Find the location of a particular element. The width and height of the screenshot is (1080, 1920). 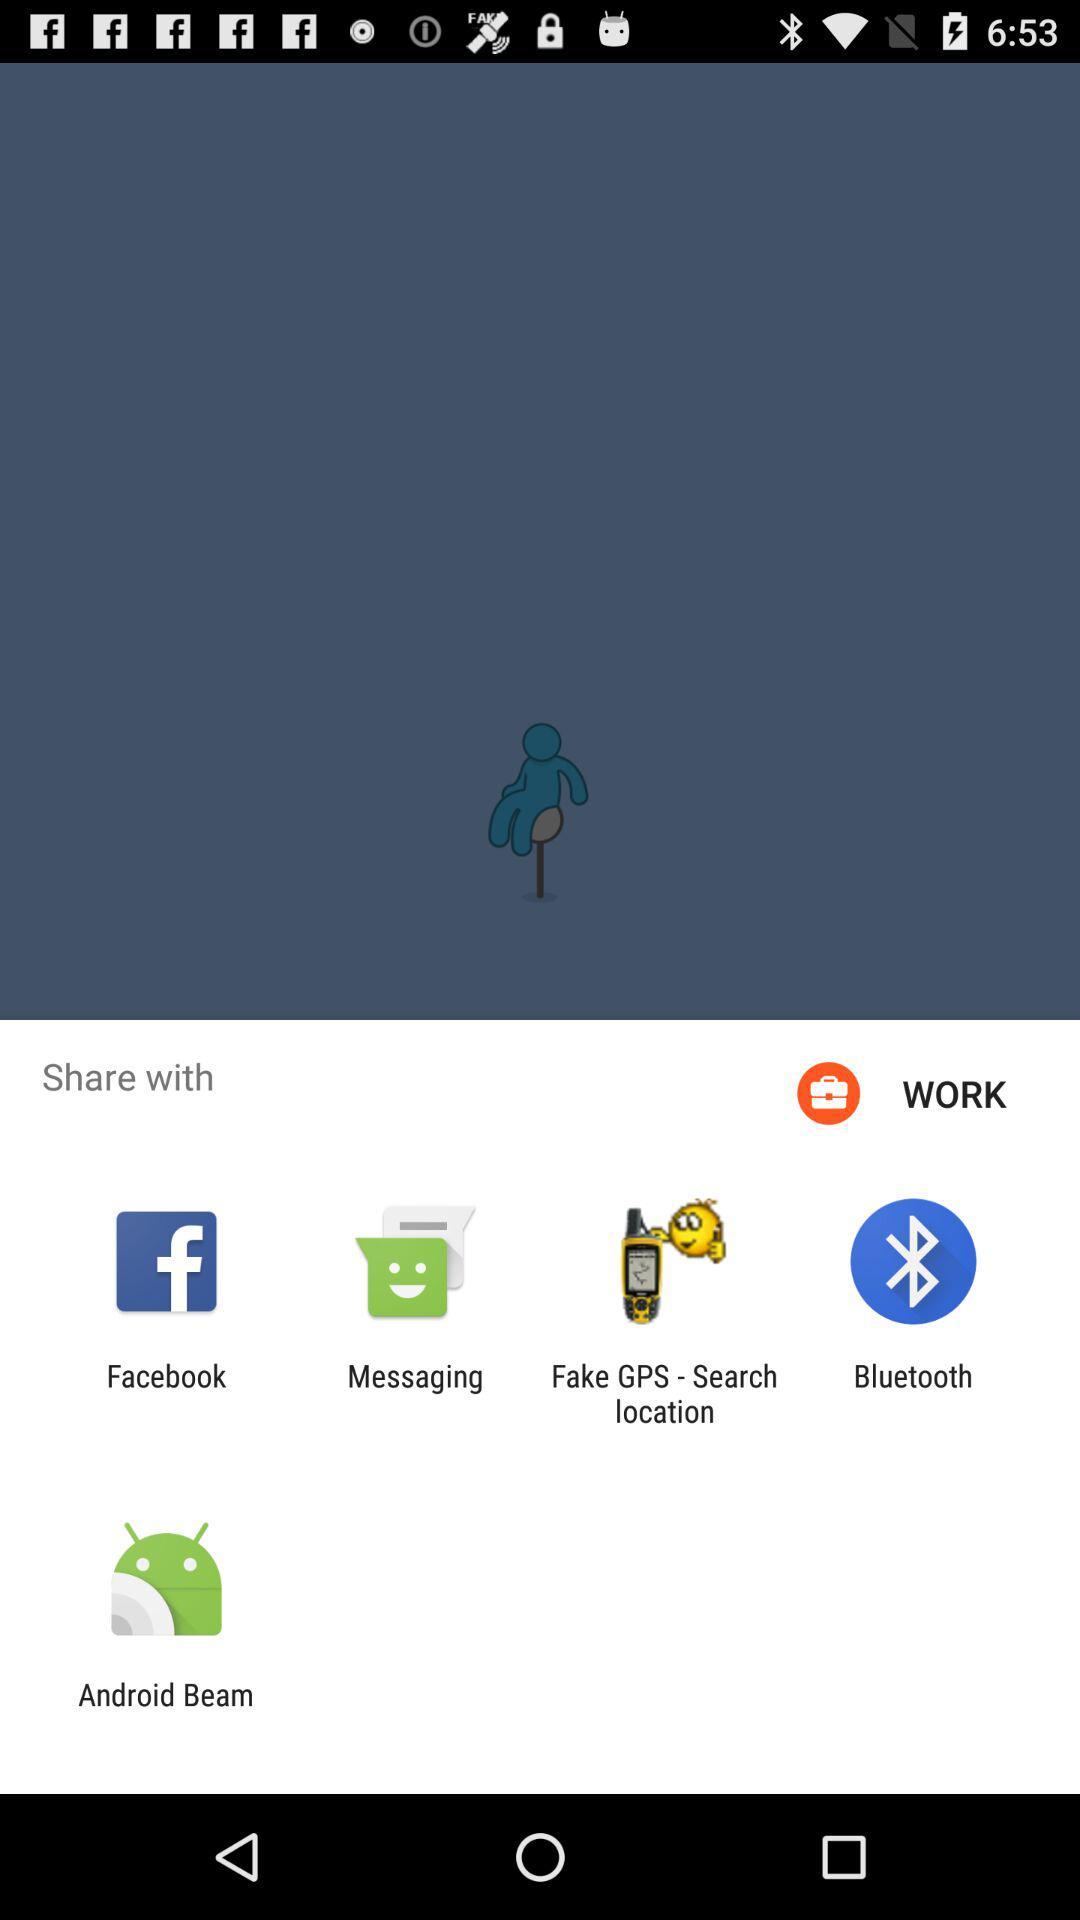

android beam app is located at coordinates (165, 1711).